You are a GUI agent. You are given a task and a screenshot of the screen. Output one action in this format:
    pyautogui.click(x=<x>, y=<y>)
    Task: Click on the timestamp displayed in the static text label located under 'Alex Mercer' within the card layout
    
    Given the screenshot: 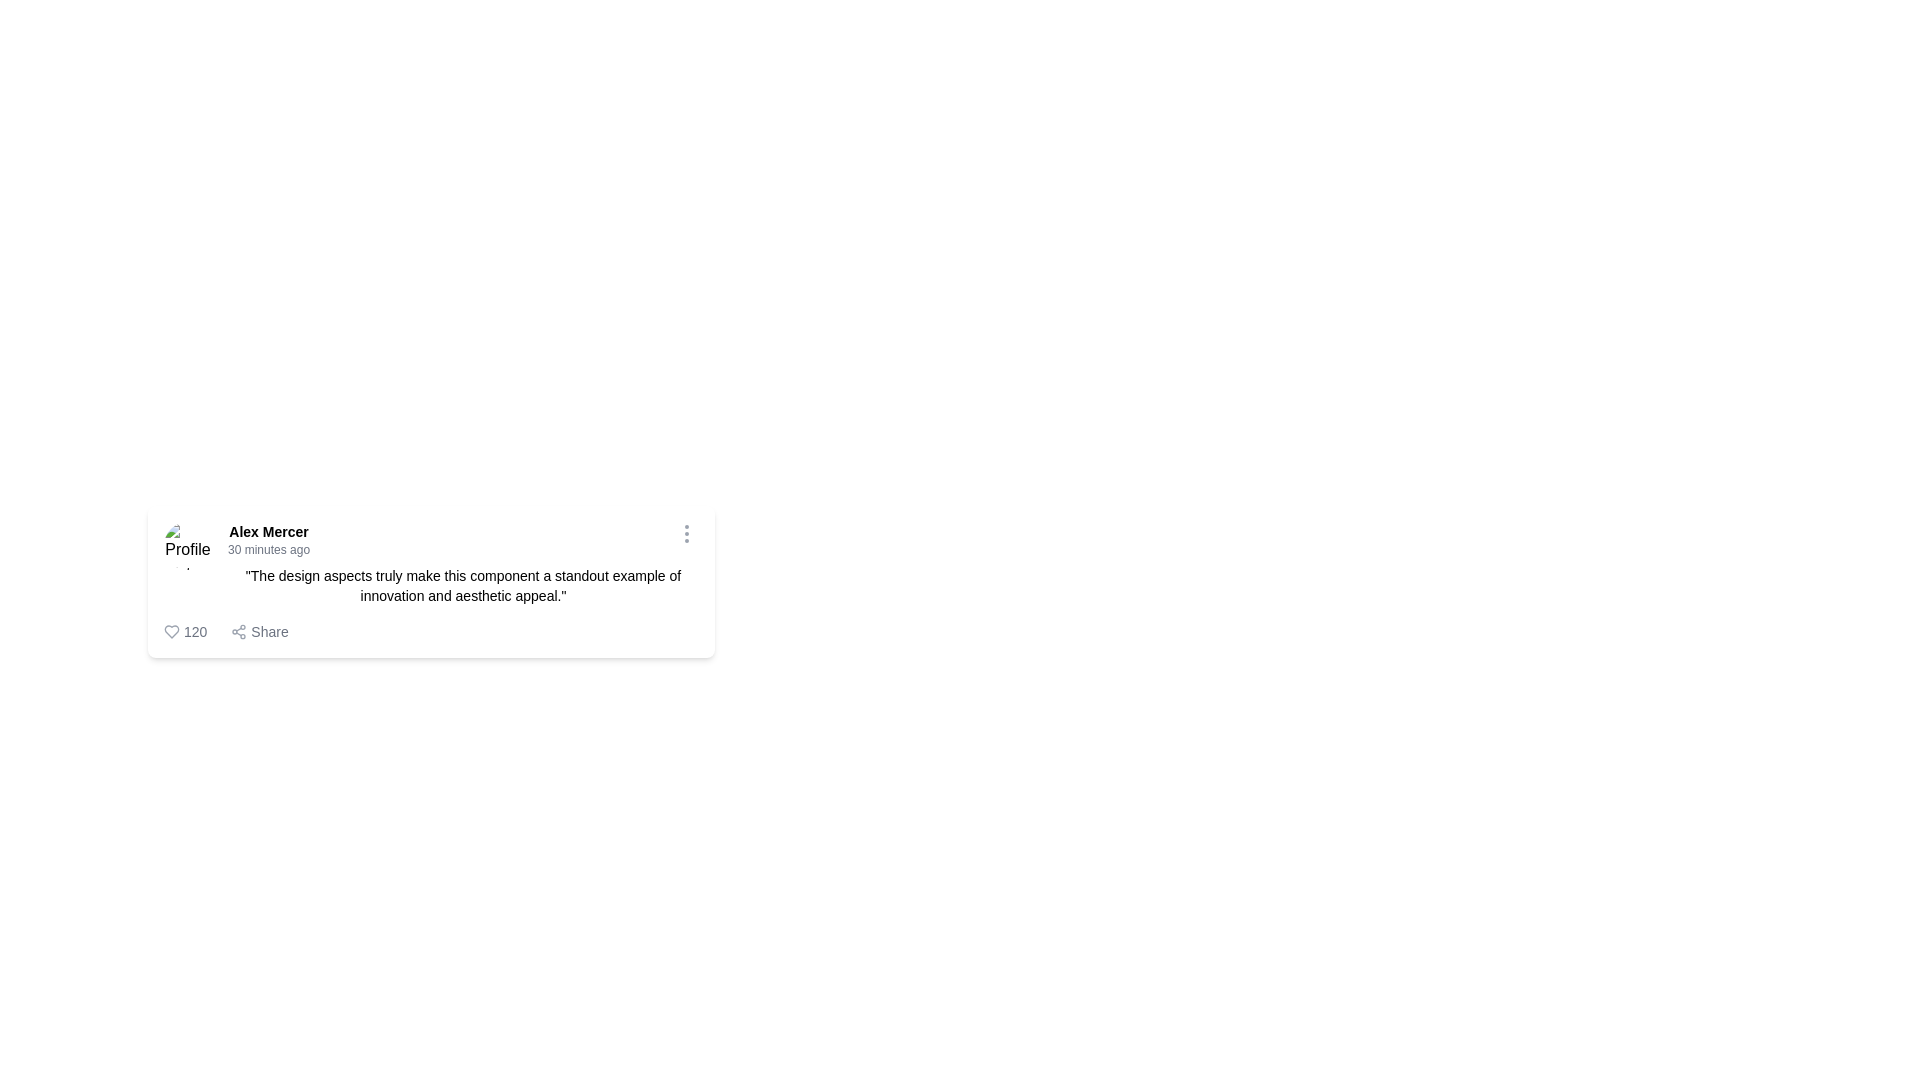 What is the action you would take?
    pyautogui.click(x=267, y=550)
    